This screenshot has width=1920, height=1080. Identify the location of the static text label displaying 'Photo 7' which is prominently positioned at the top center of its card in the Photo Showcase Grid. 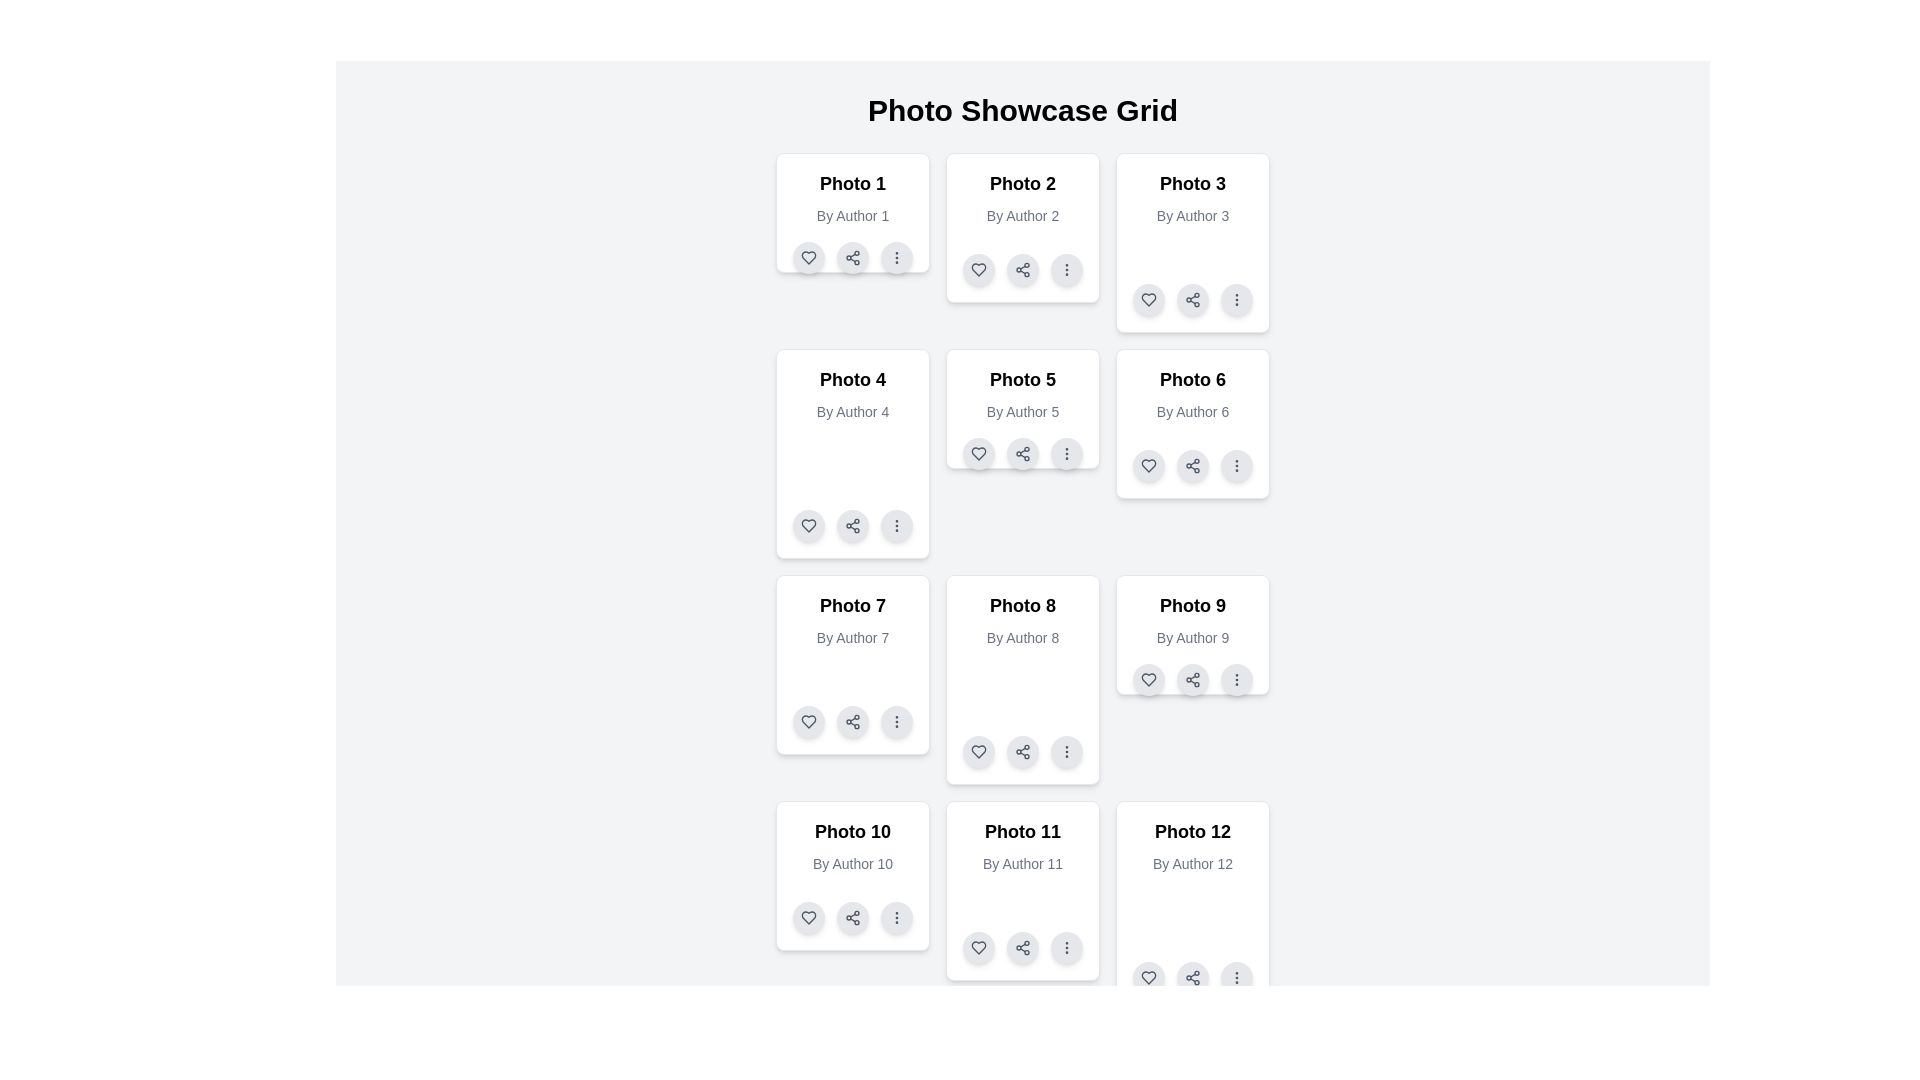
(853, 604).